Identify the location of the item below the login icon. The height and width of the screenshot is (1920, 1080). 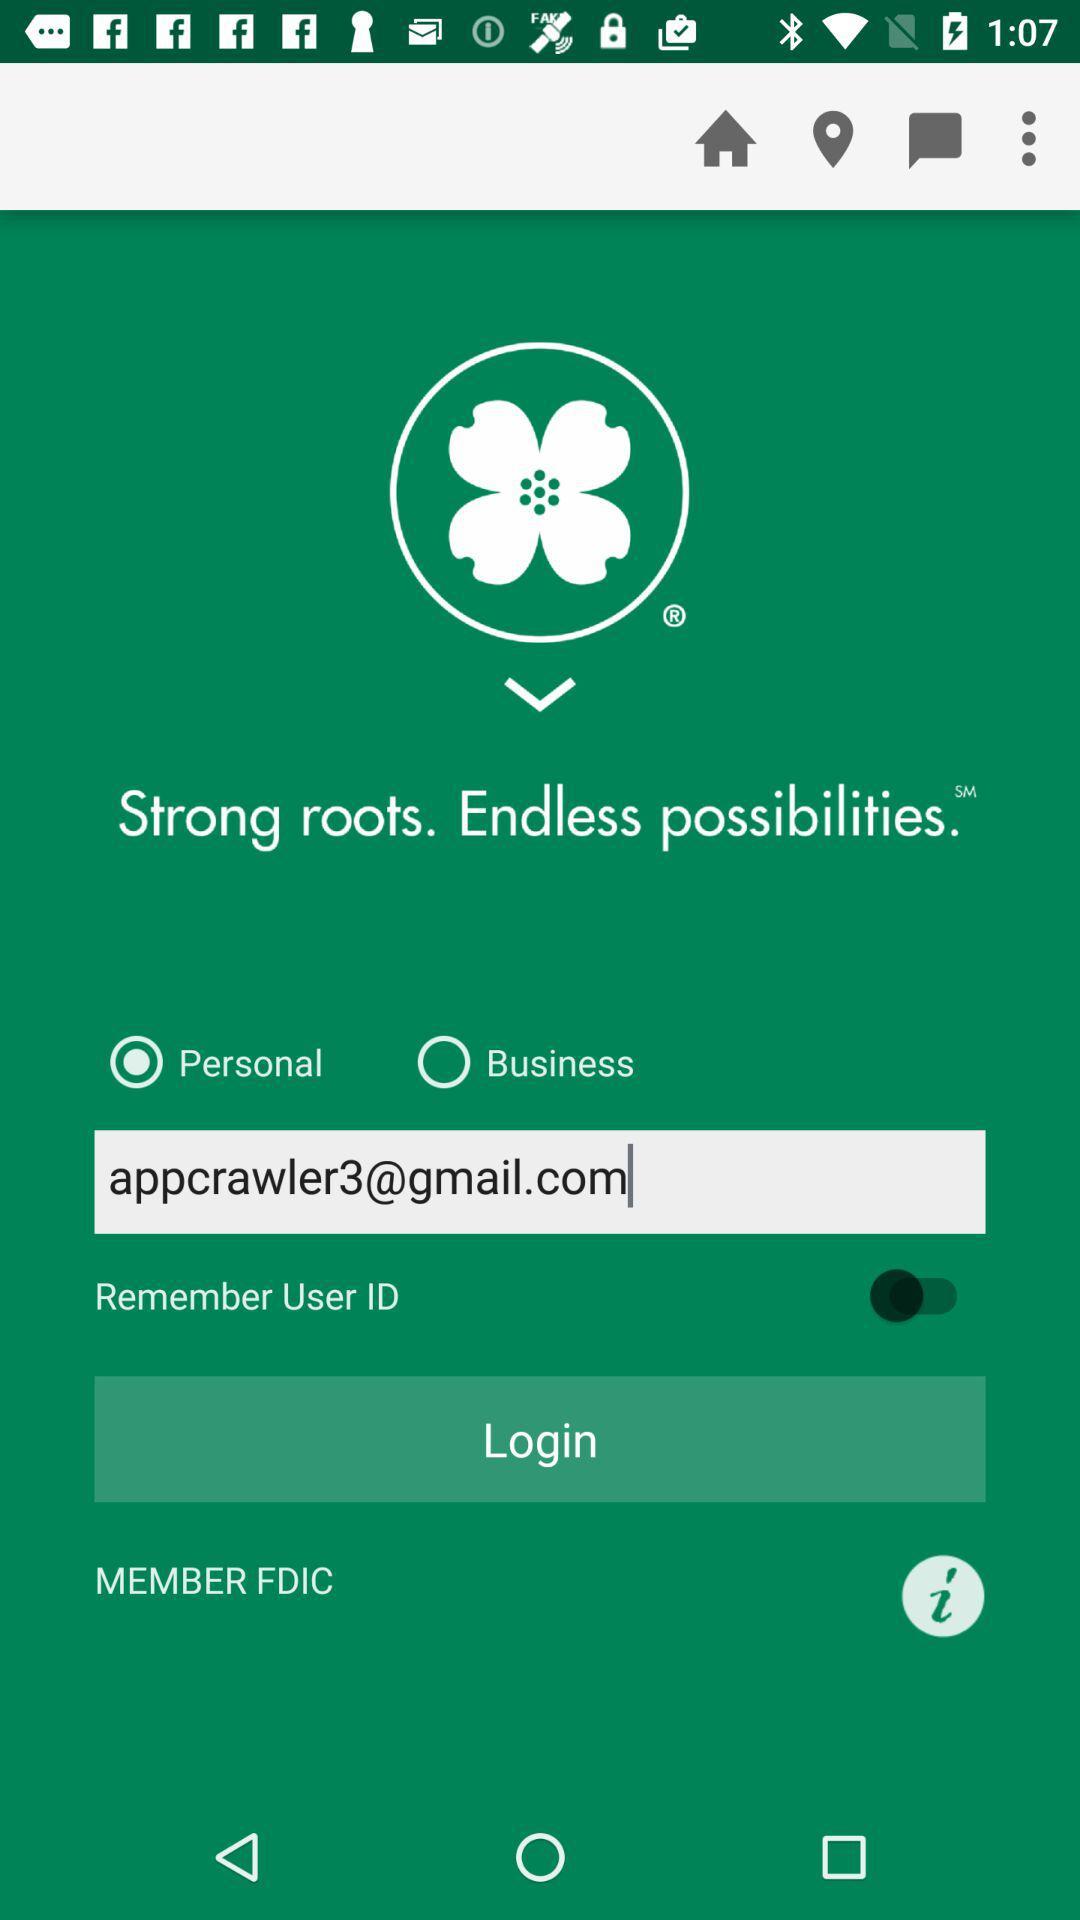
(943, 1595).